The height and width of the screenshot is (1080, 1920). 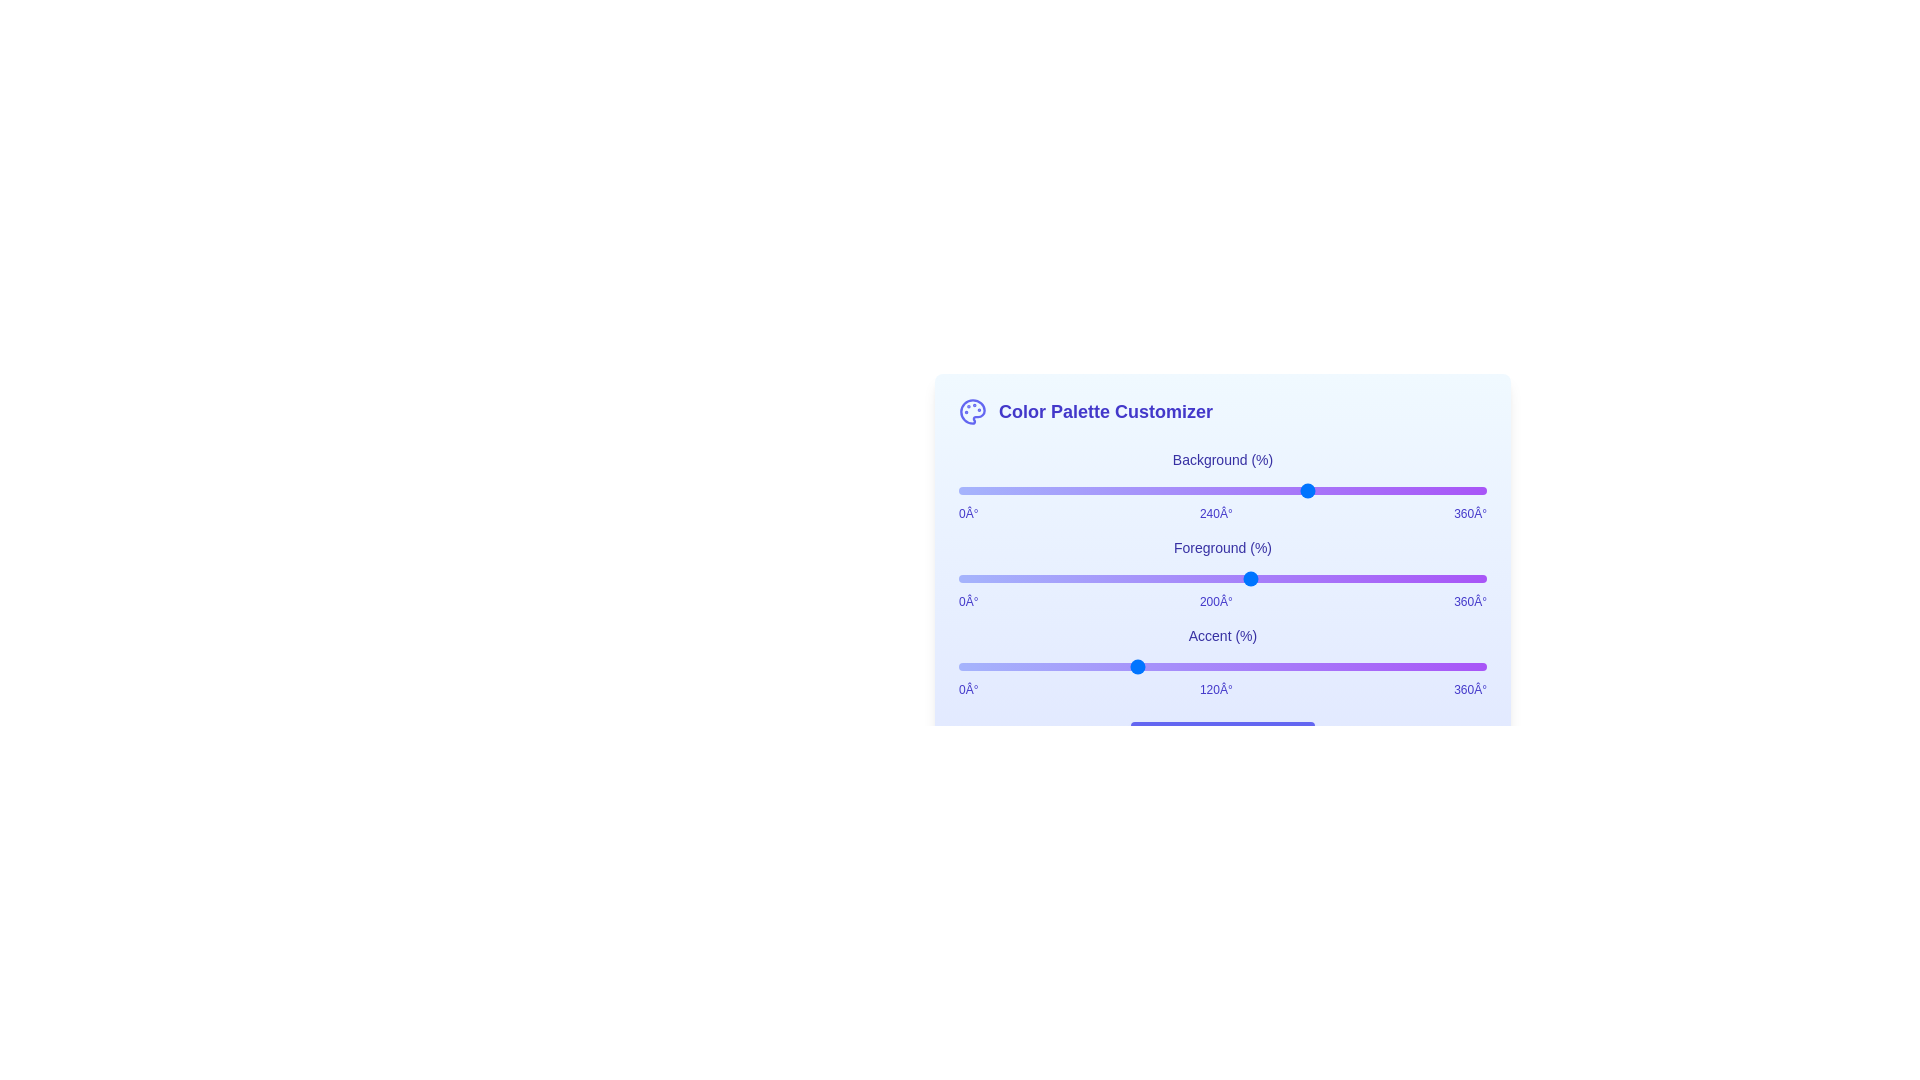 I want to click on the Accent slider to set its hue to 121 degrees, so click(x=1136, y=667).